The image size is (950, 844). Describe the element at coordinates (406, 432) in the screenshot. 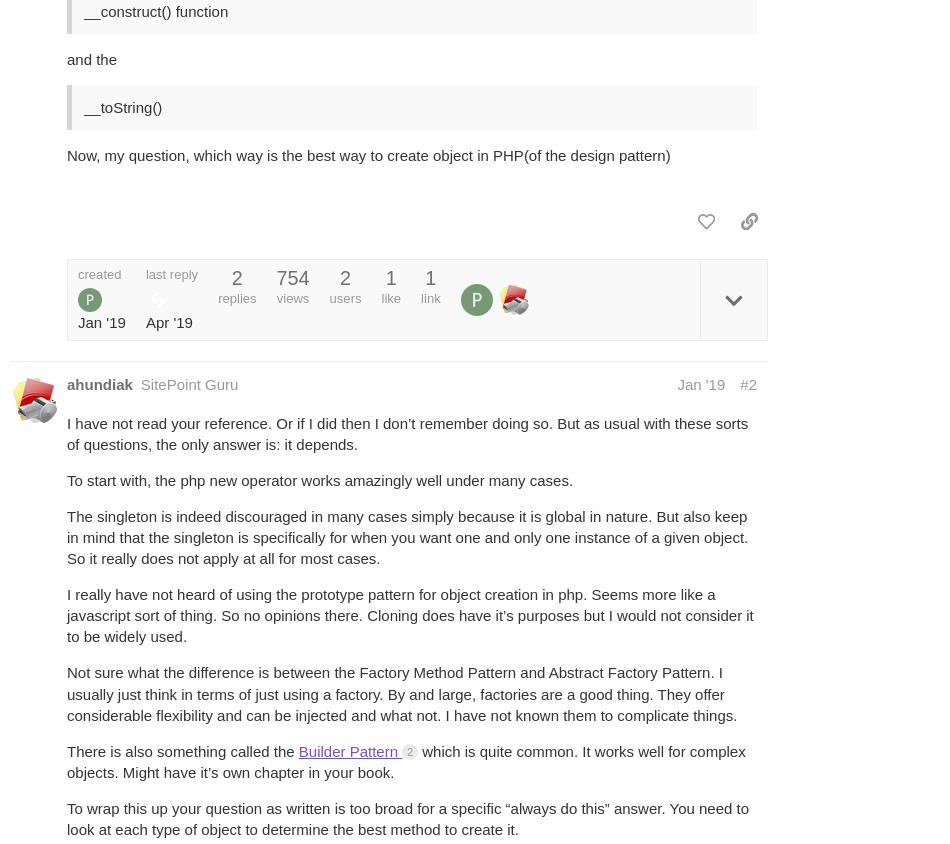

I see `'I have not read your reference.  Or if I did then I don’t remember doing so.  But as usual with these sorts of questions, the only answer is: it depends.'` at that location.